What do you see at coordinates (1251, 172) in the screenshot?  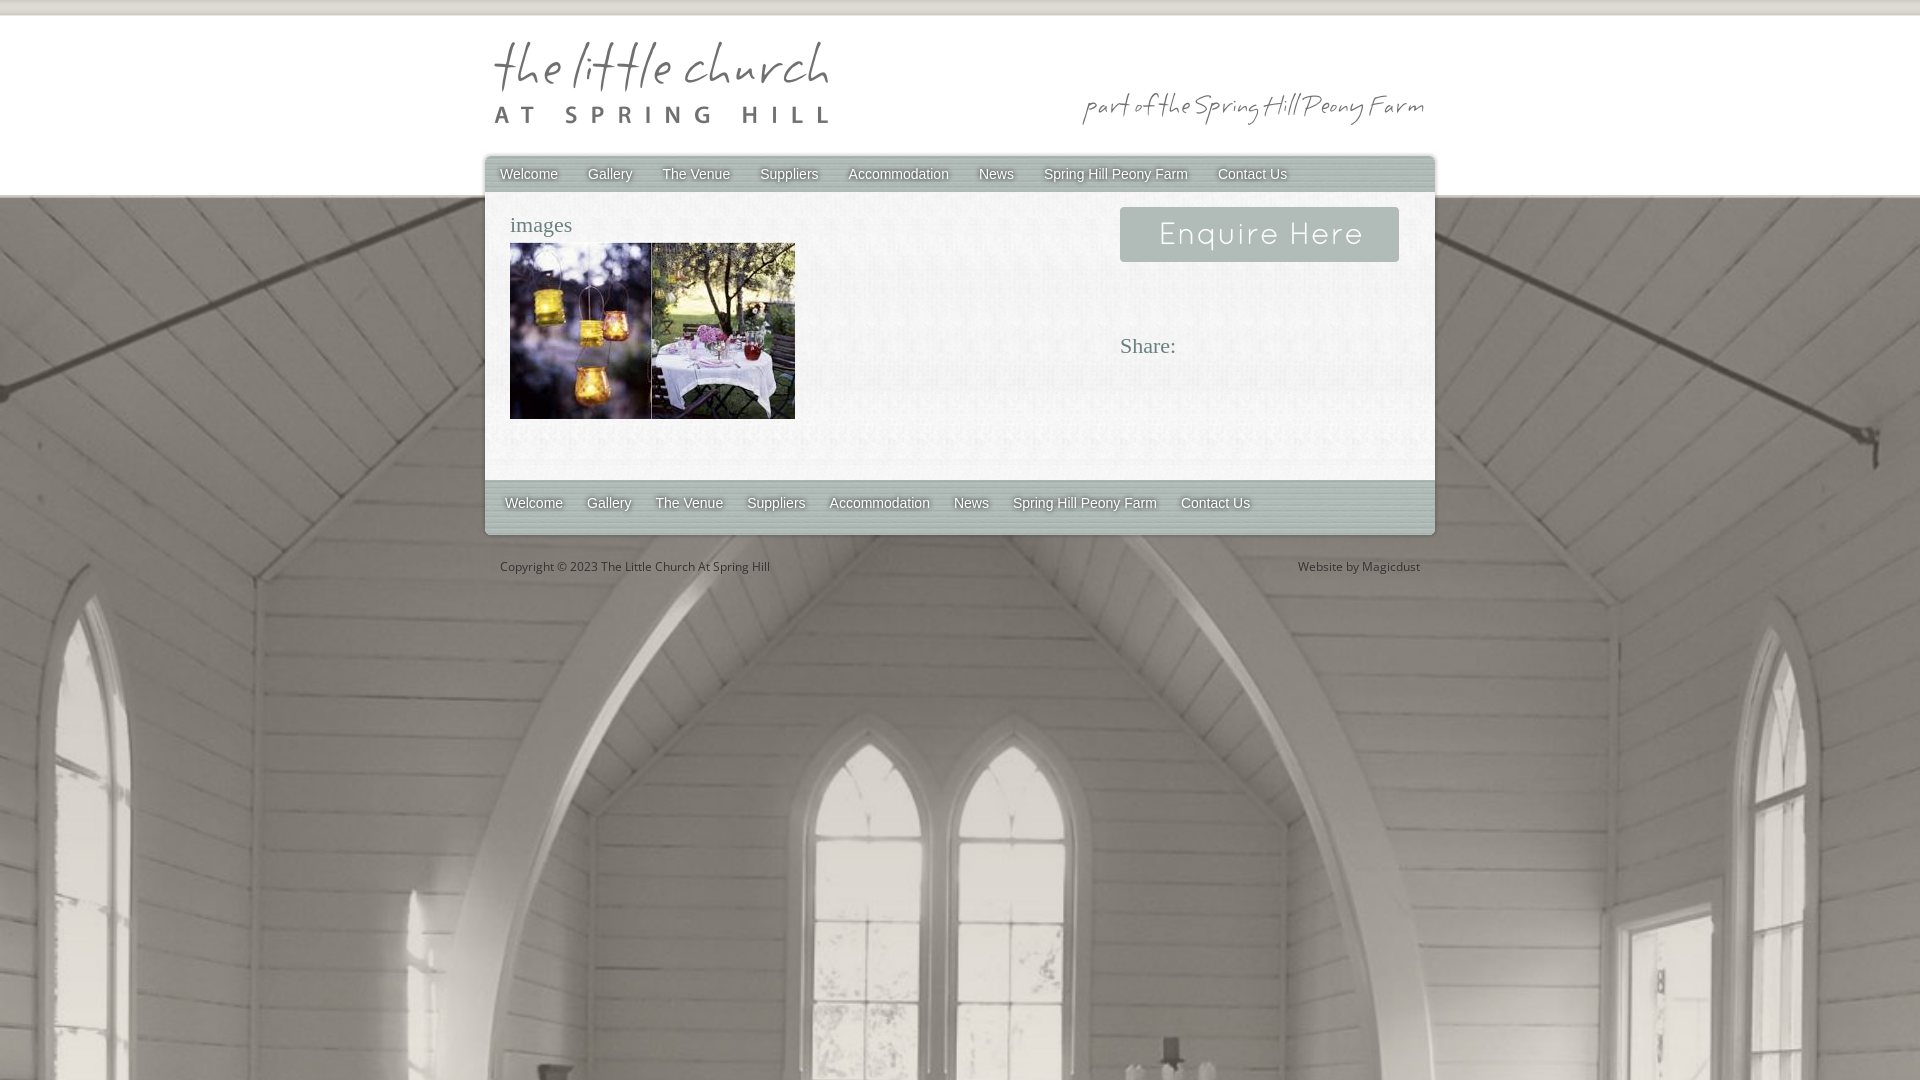 I see `'Contact Us'` at bounding box center [1251, 172].